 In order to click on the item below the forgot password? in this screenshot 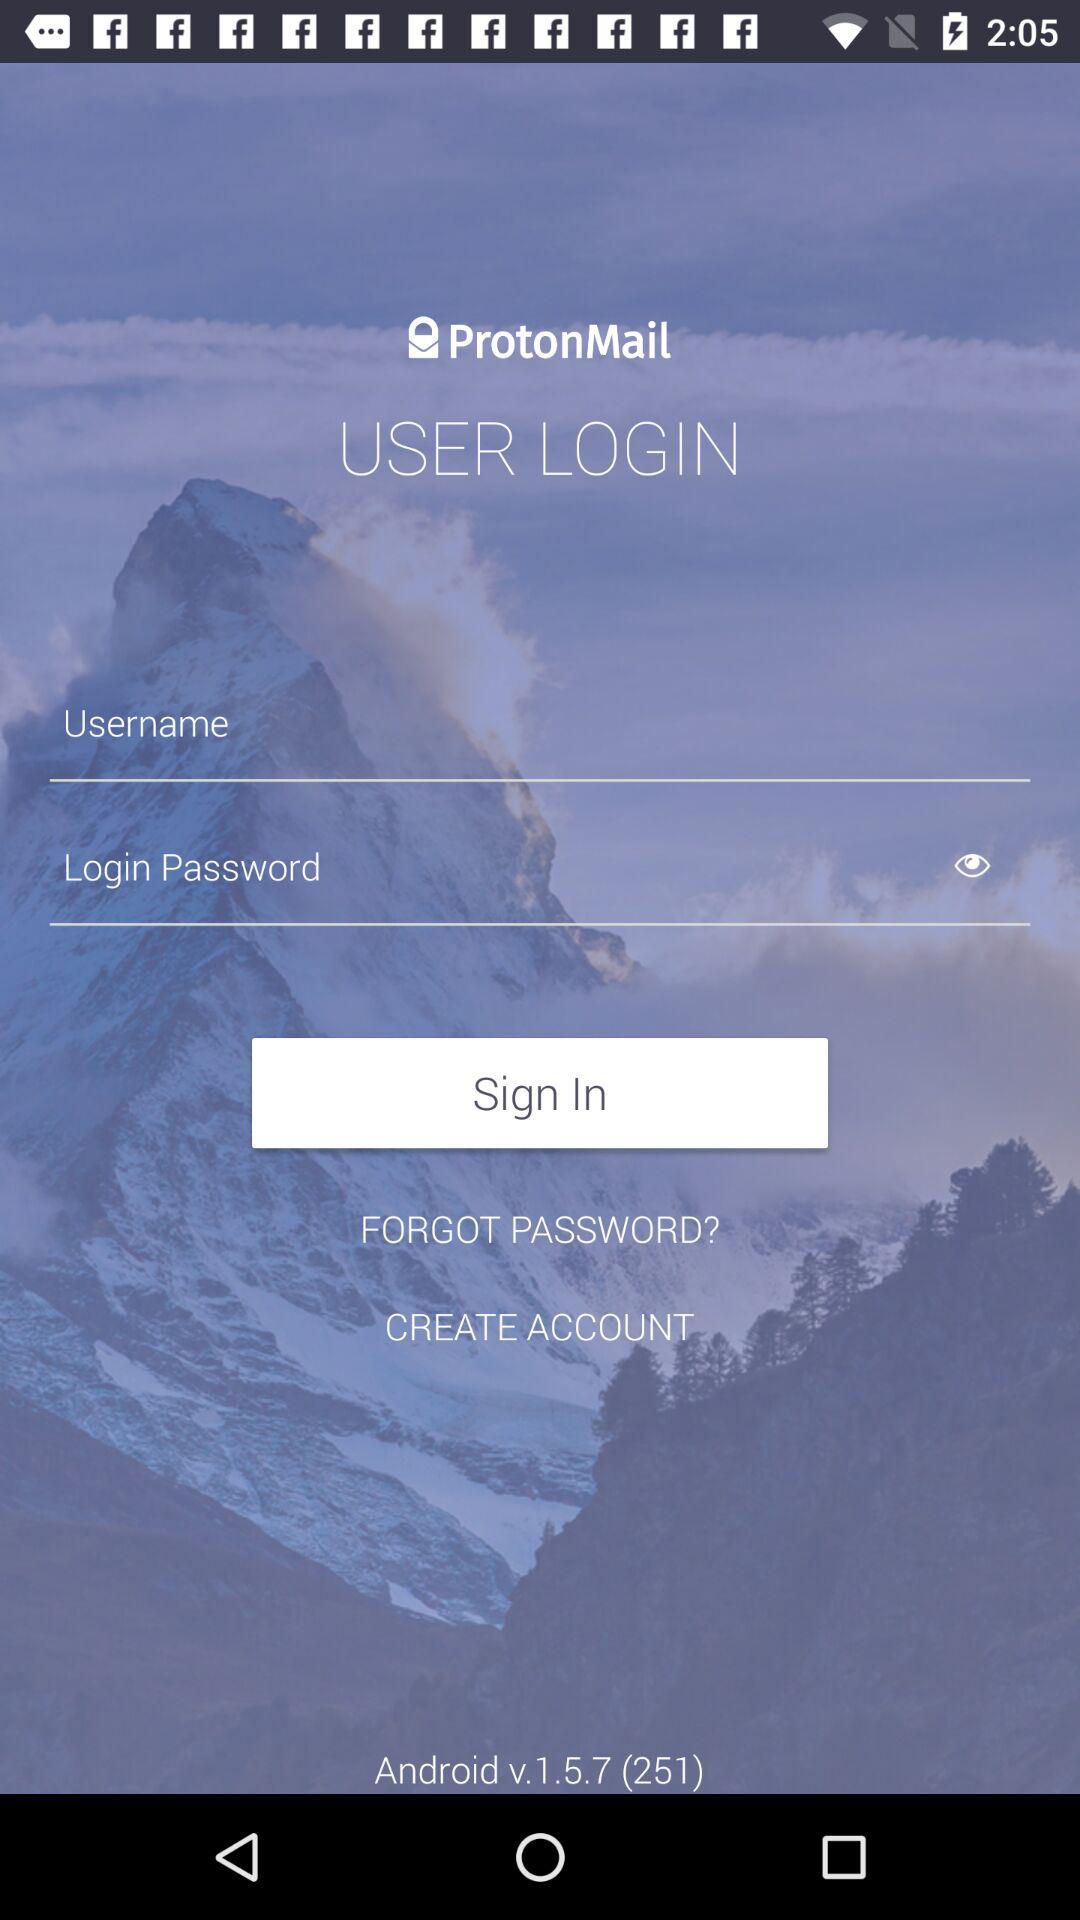, I will do `click(538, 1325)`.